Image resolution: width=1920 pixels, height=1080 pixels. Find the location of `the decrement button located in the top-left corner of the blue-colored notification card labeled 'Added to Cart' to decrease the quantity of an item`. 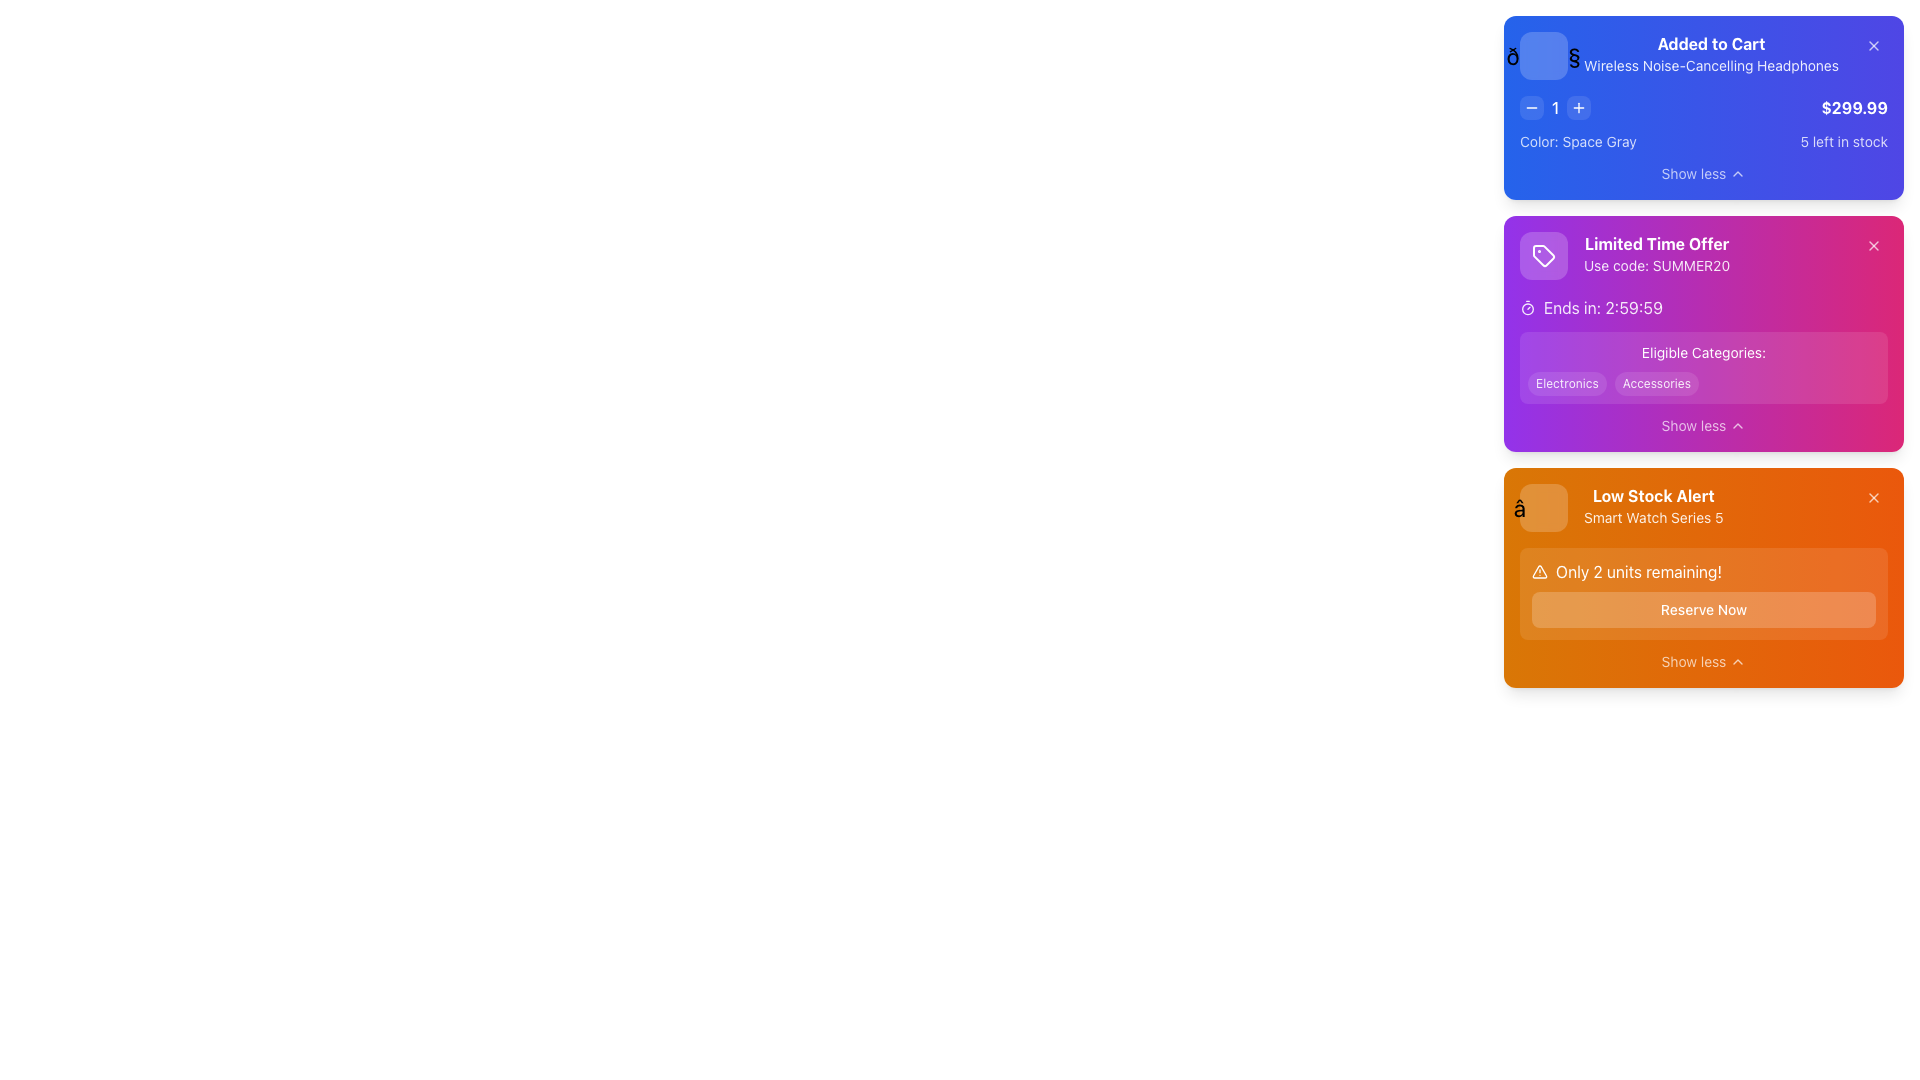

the decrement button located in the top-left corner of the blue-colored notification card labeled 'Added to Cart' to decrease the quantity of an item is located at coordinates (1530, 108).